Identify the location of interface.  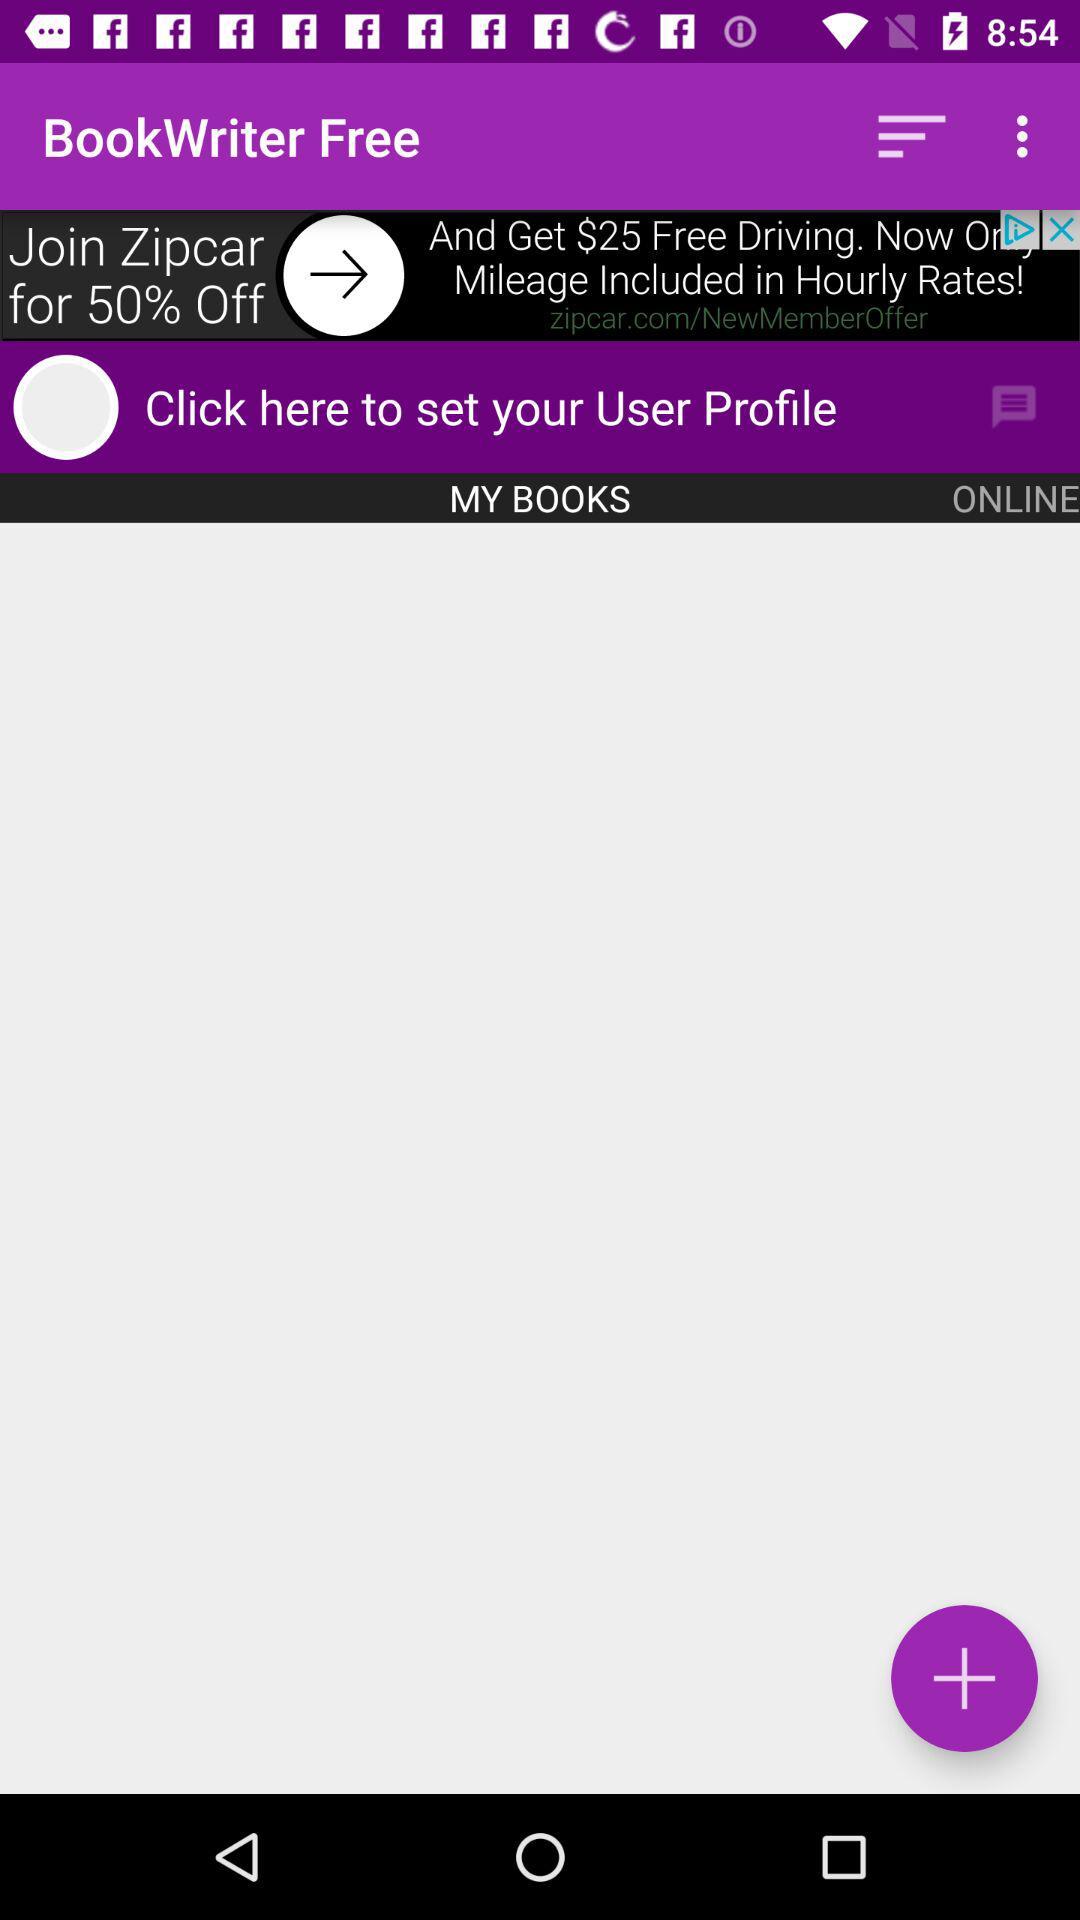
(540, 1158).